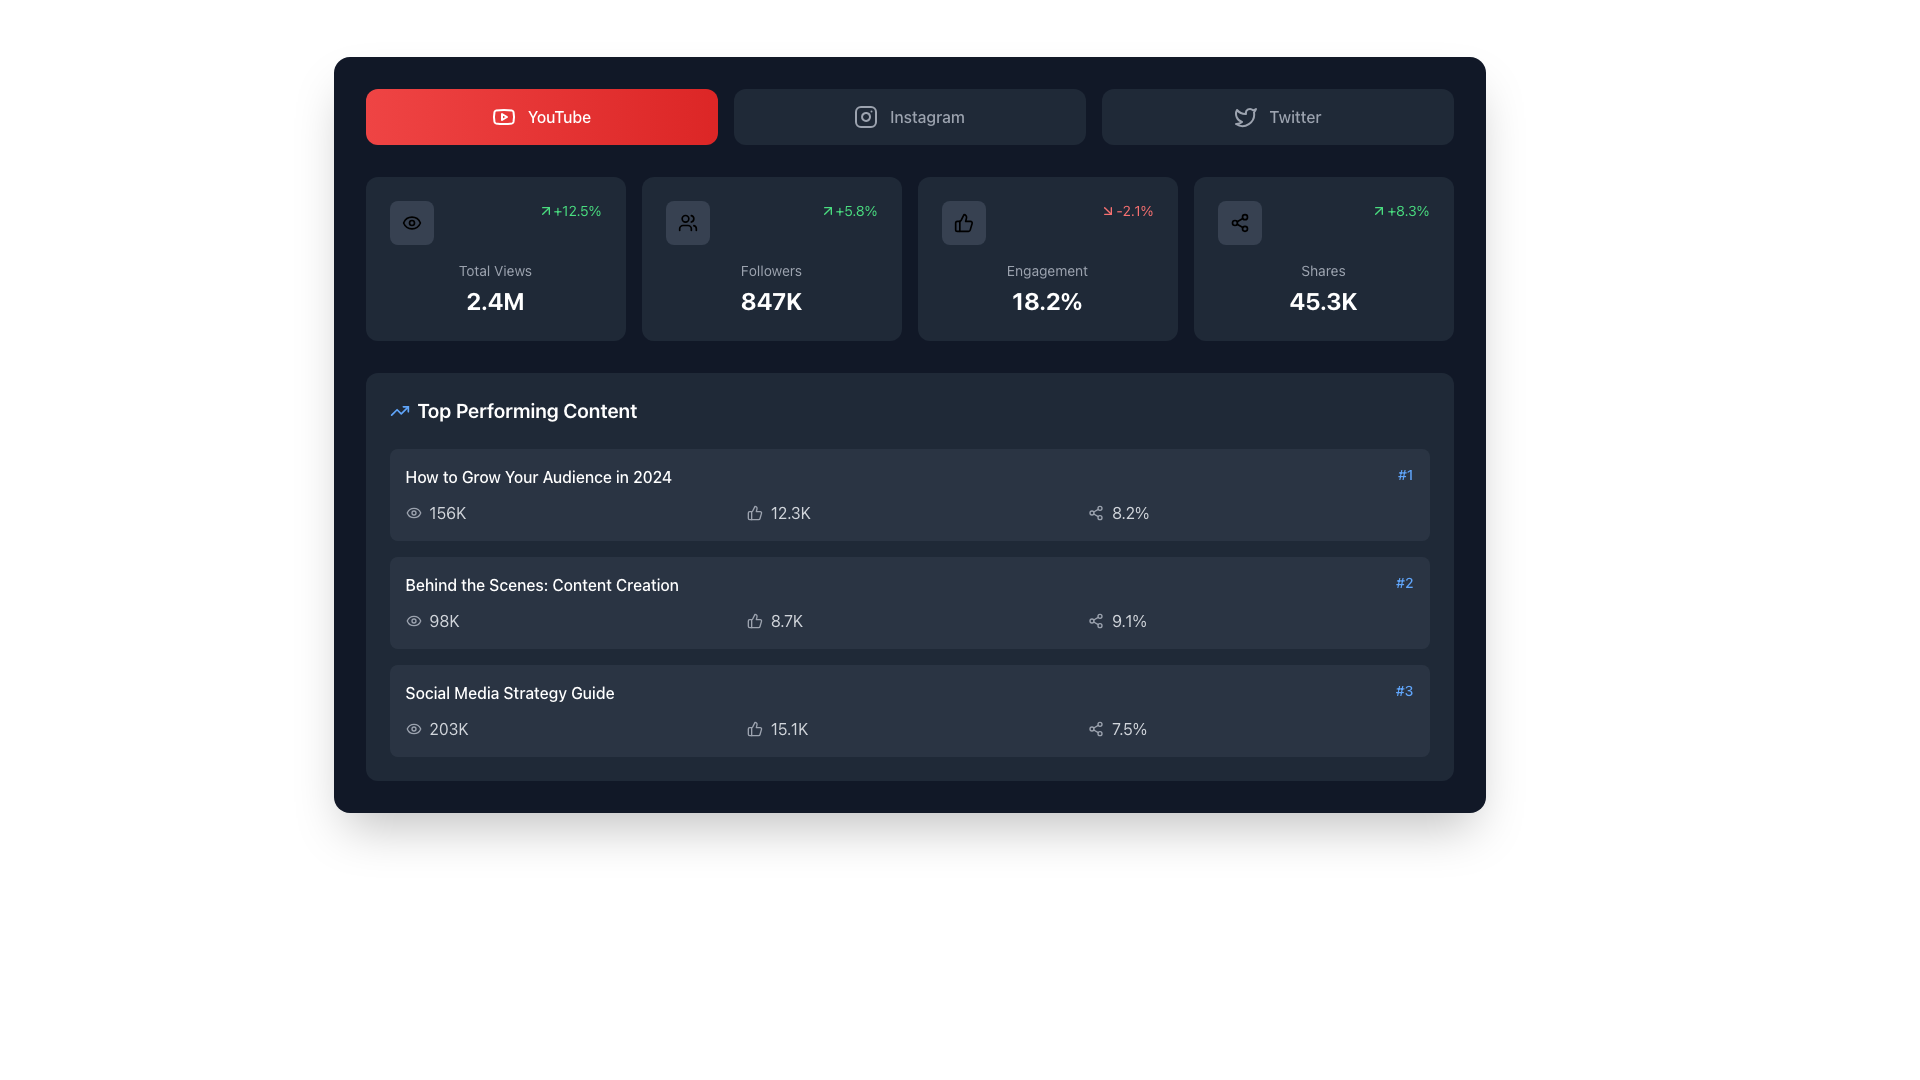  What do you see at coordinates (1403, 582) in the screenshot?
I see `the text label displaying '#2', which is a small blue font label positioned to the far right, adjacent to '#1' and before '#3'` at bounding box center [1403, 582].